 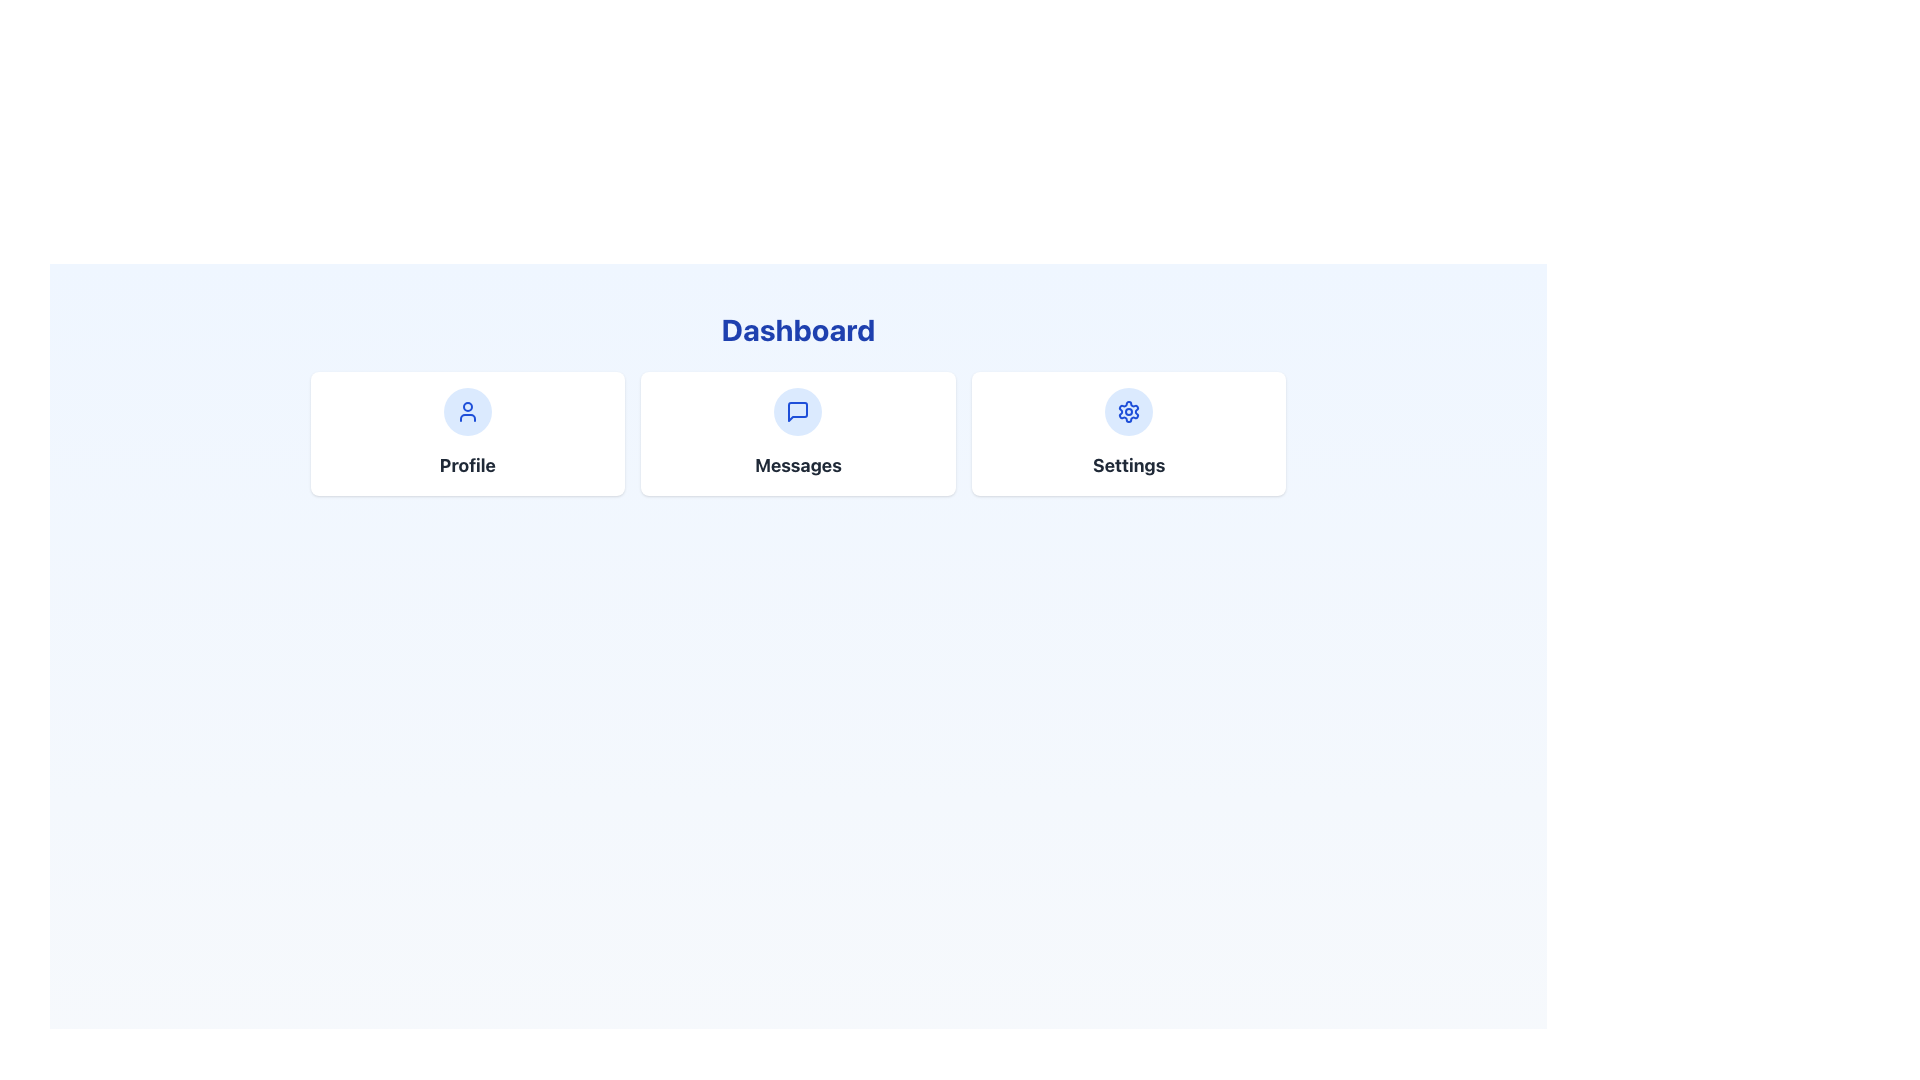 I want to click on the chat bubble icon located in the 'Messages' section of the dashboard interface, which is styled in a minimalist manner and positioned centrally beneath the title 'Dashboard', so click(x=797, y=411).